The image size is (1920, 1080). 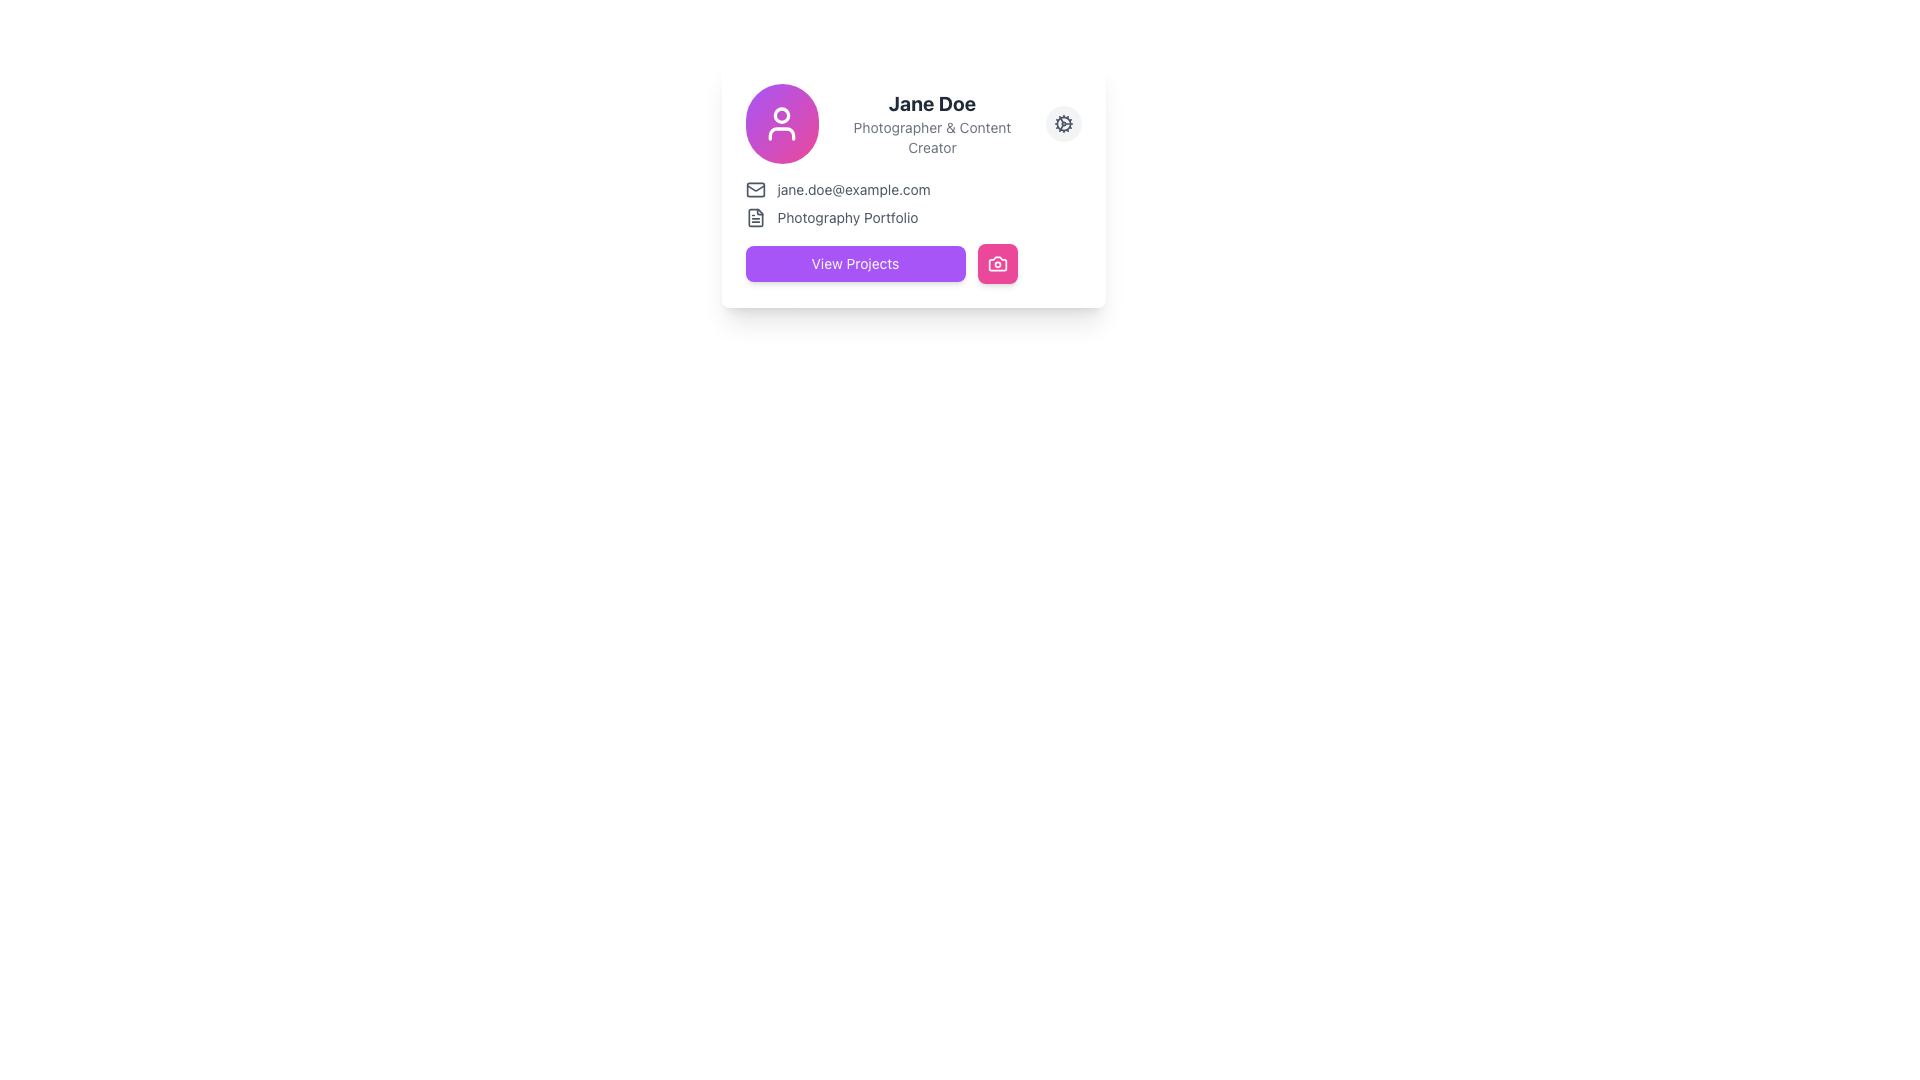 I want to click on the 'Photography Portfolio' label with an icon, which is located below 'jane.doe@example.com' and above the 'View Projects' button, so click(x=912, y=218).